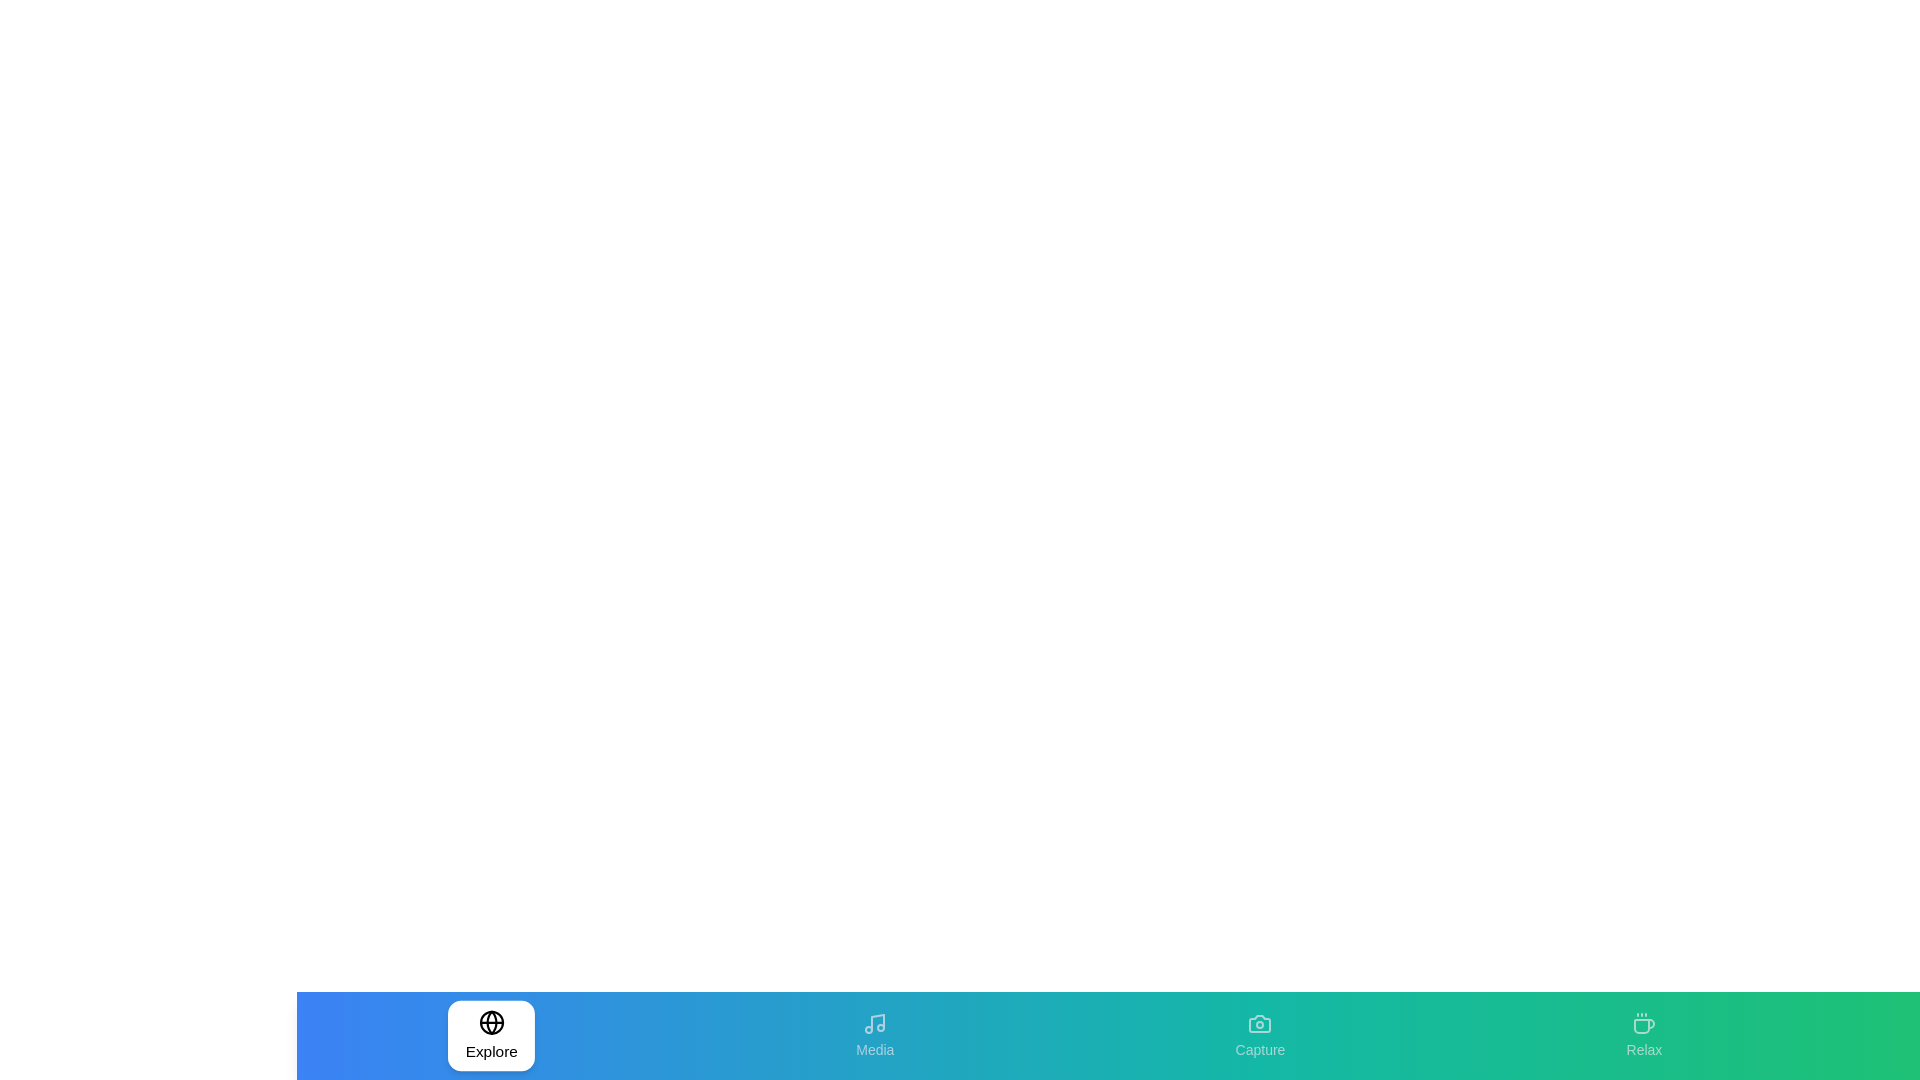 The height and width of the screenshot is (1080, 1920). What do you see at coordinates (1644, 1035) in the screenshot?
I see `the tab labeled Relax` at bounding box center [1644, 1035].